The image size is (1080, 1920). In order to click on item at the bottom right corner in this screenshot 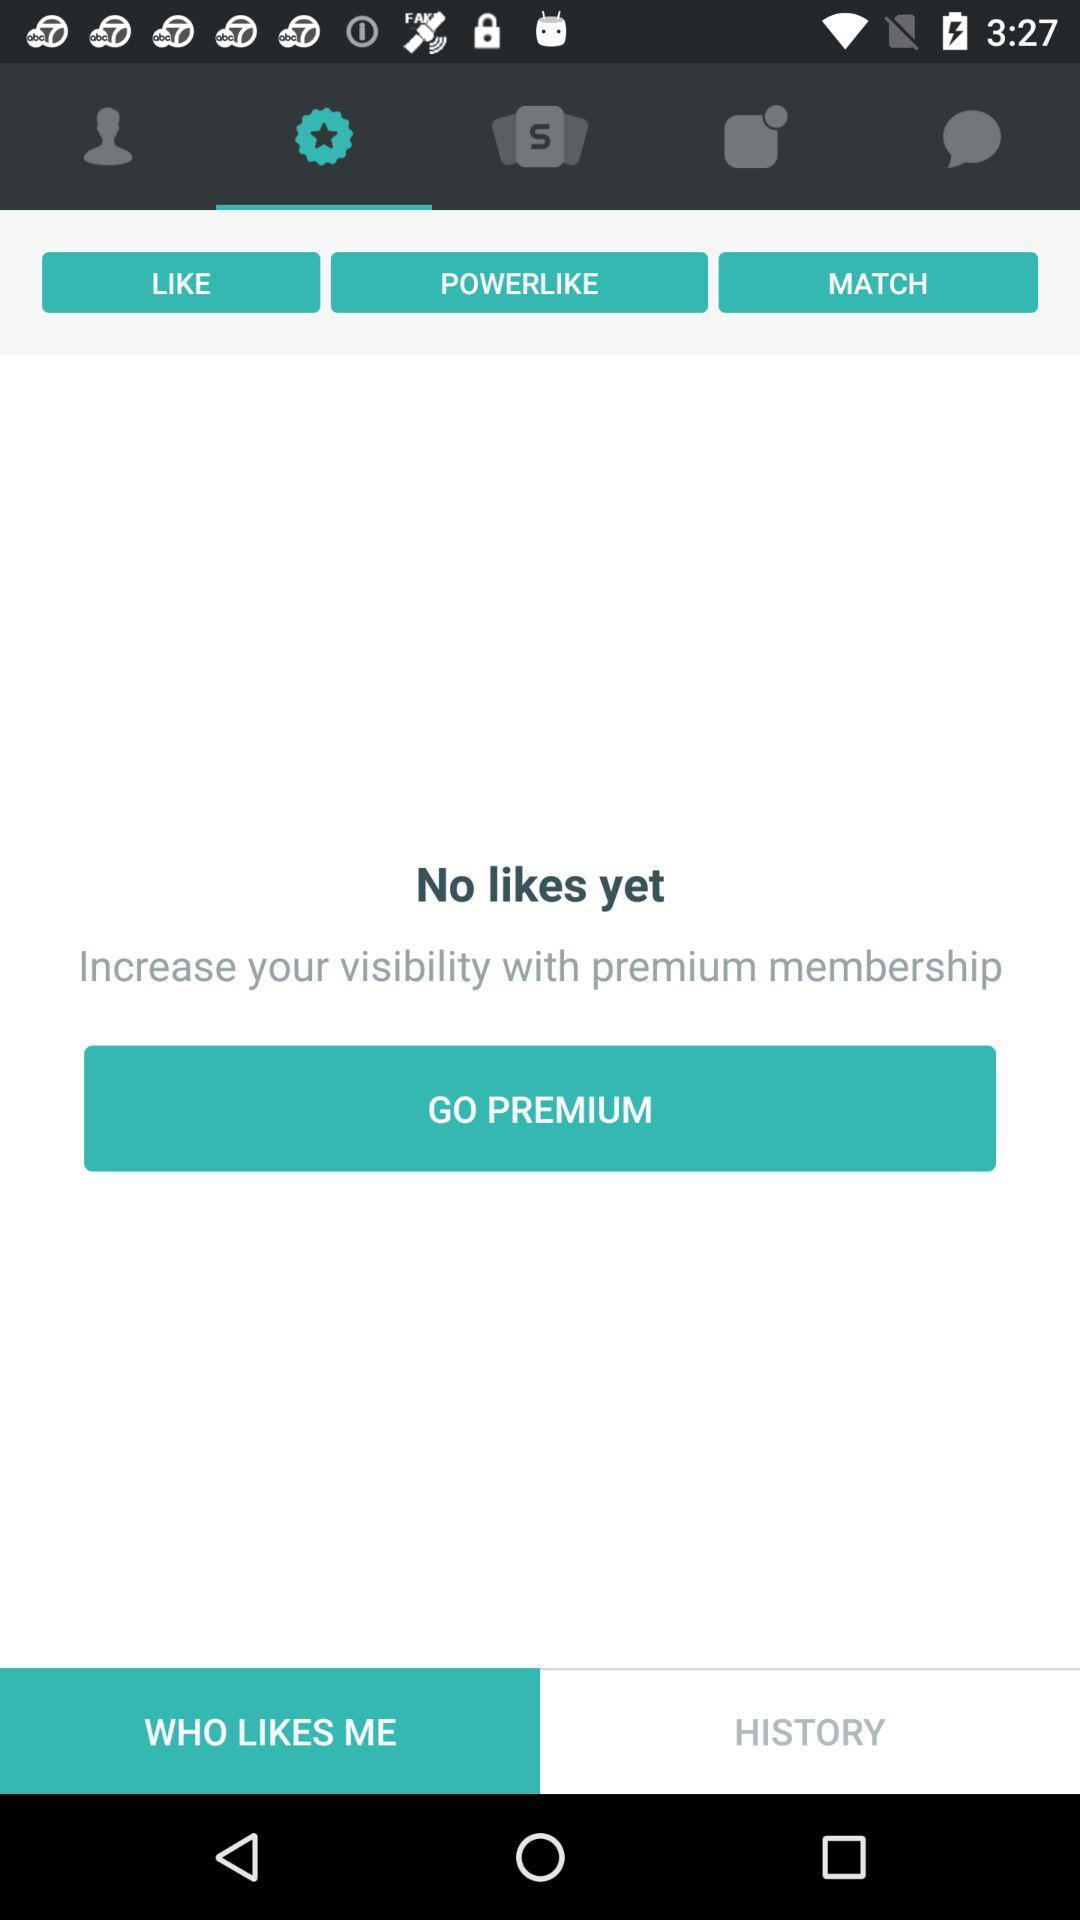, I will do `click(810, 1730)`.